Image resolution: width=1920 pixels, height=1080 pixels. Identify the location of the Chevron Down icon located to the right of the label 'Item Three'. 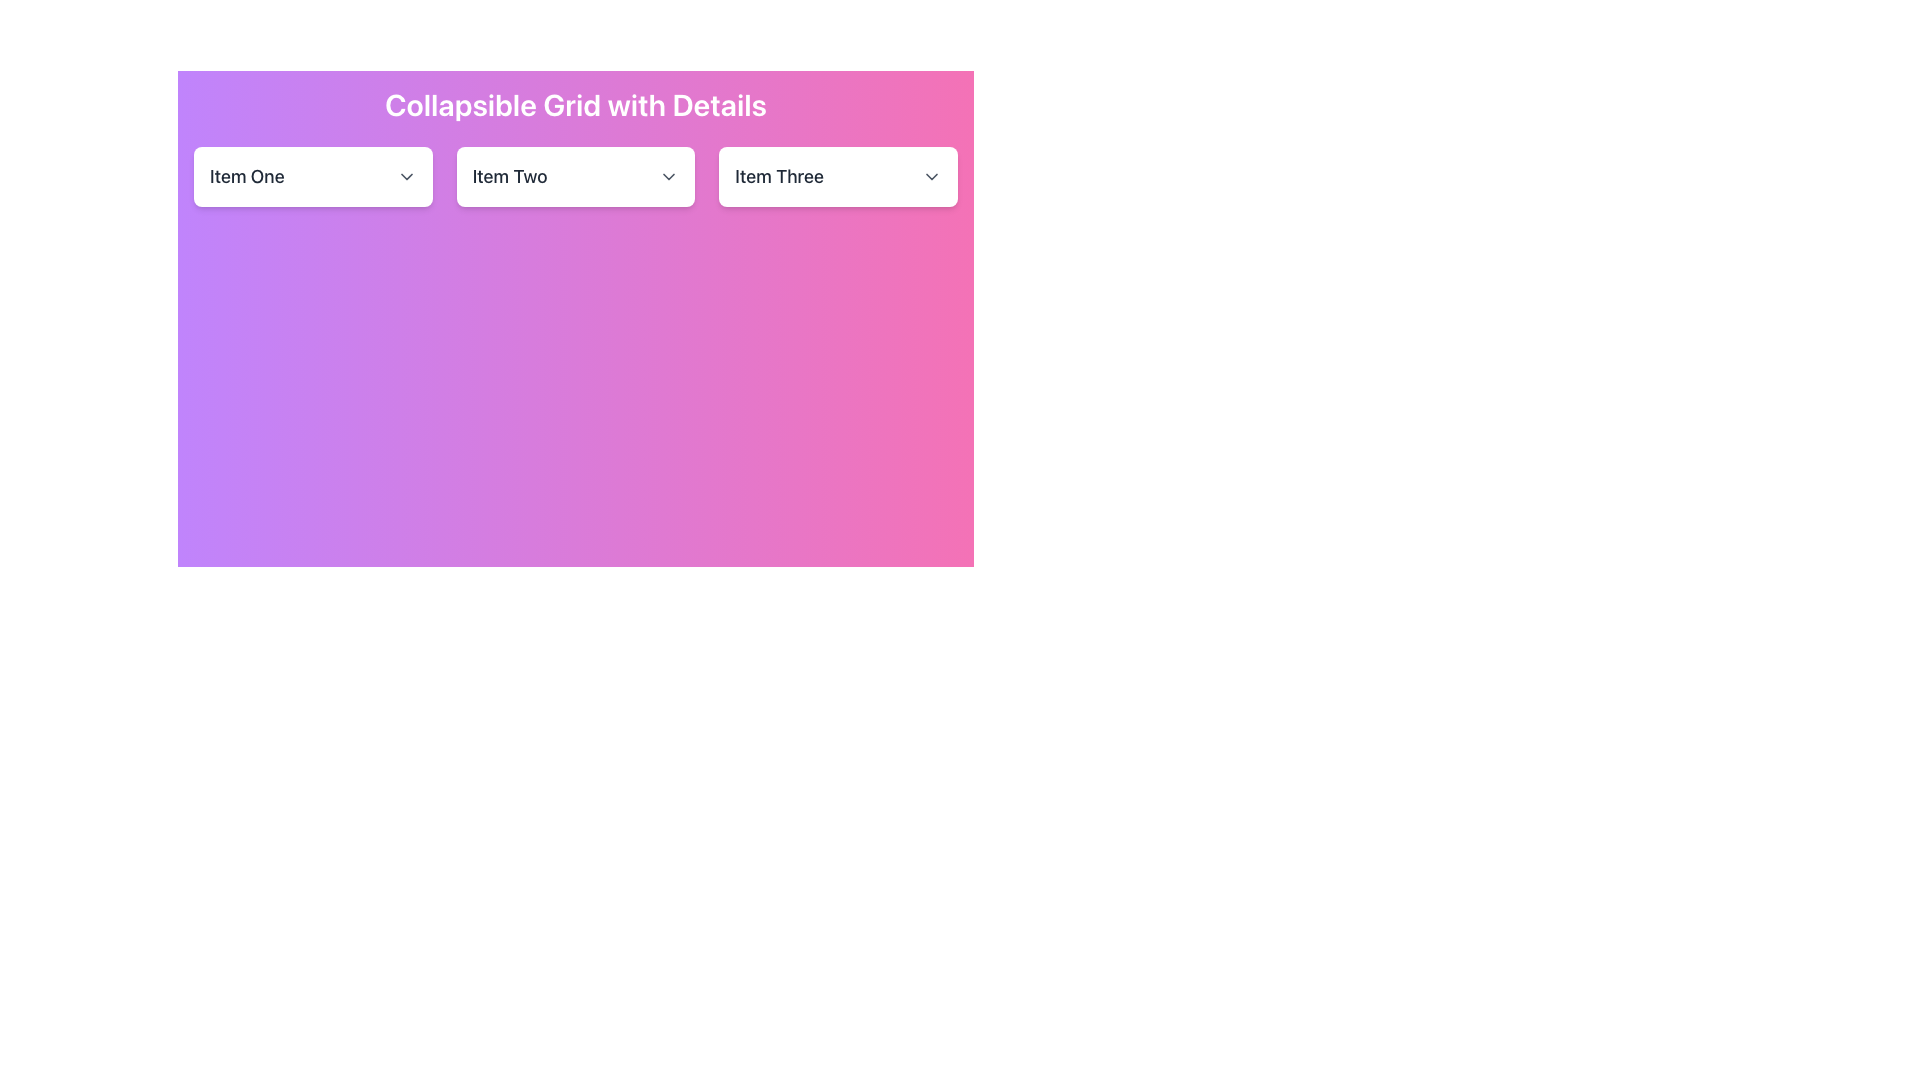
(930, 176).